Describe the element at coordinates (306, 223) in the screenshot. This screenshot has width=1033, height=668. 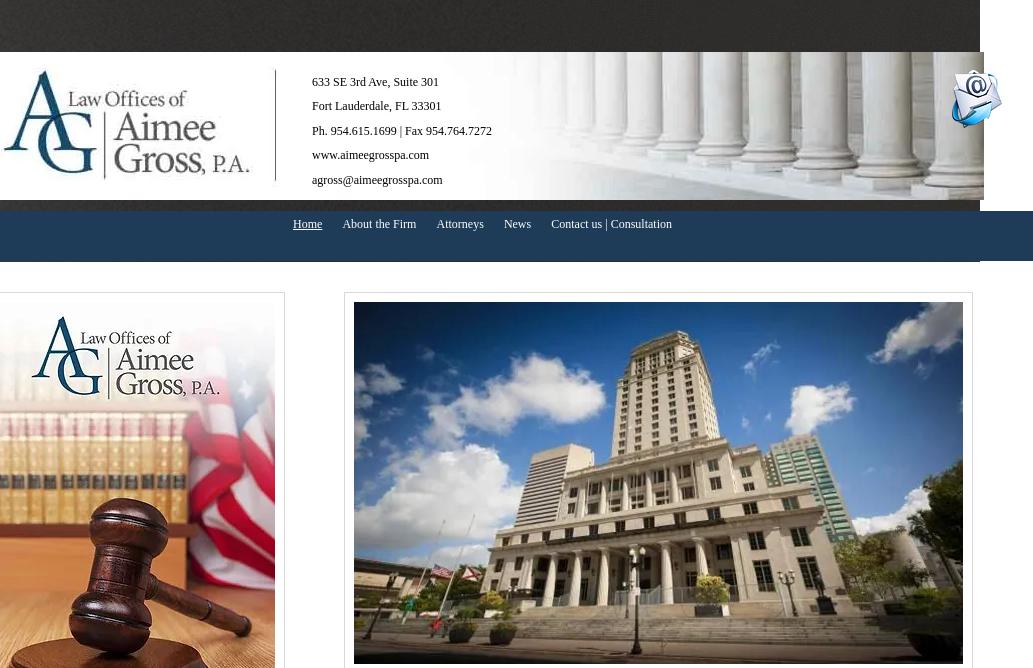
I see `'Home'` at that location.